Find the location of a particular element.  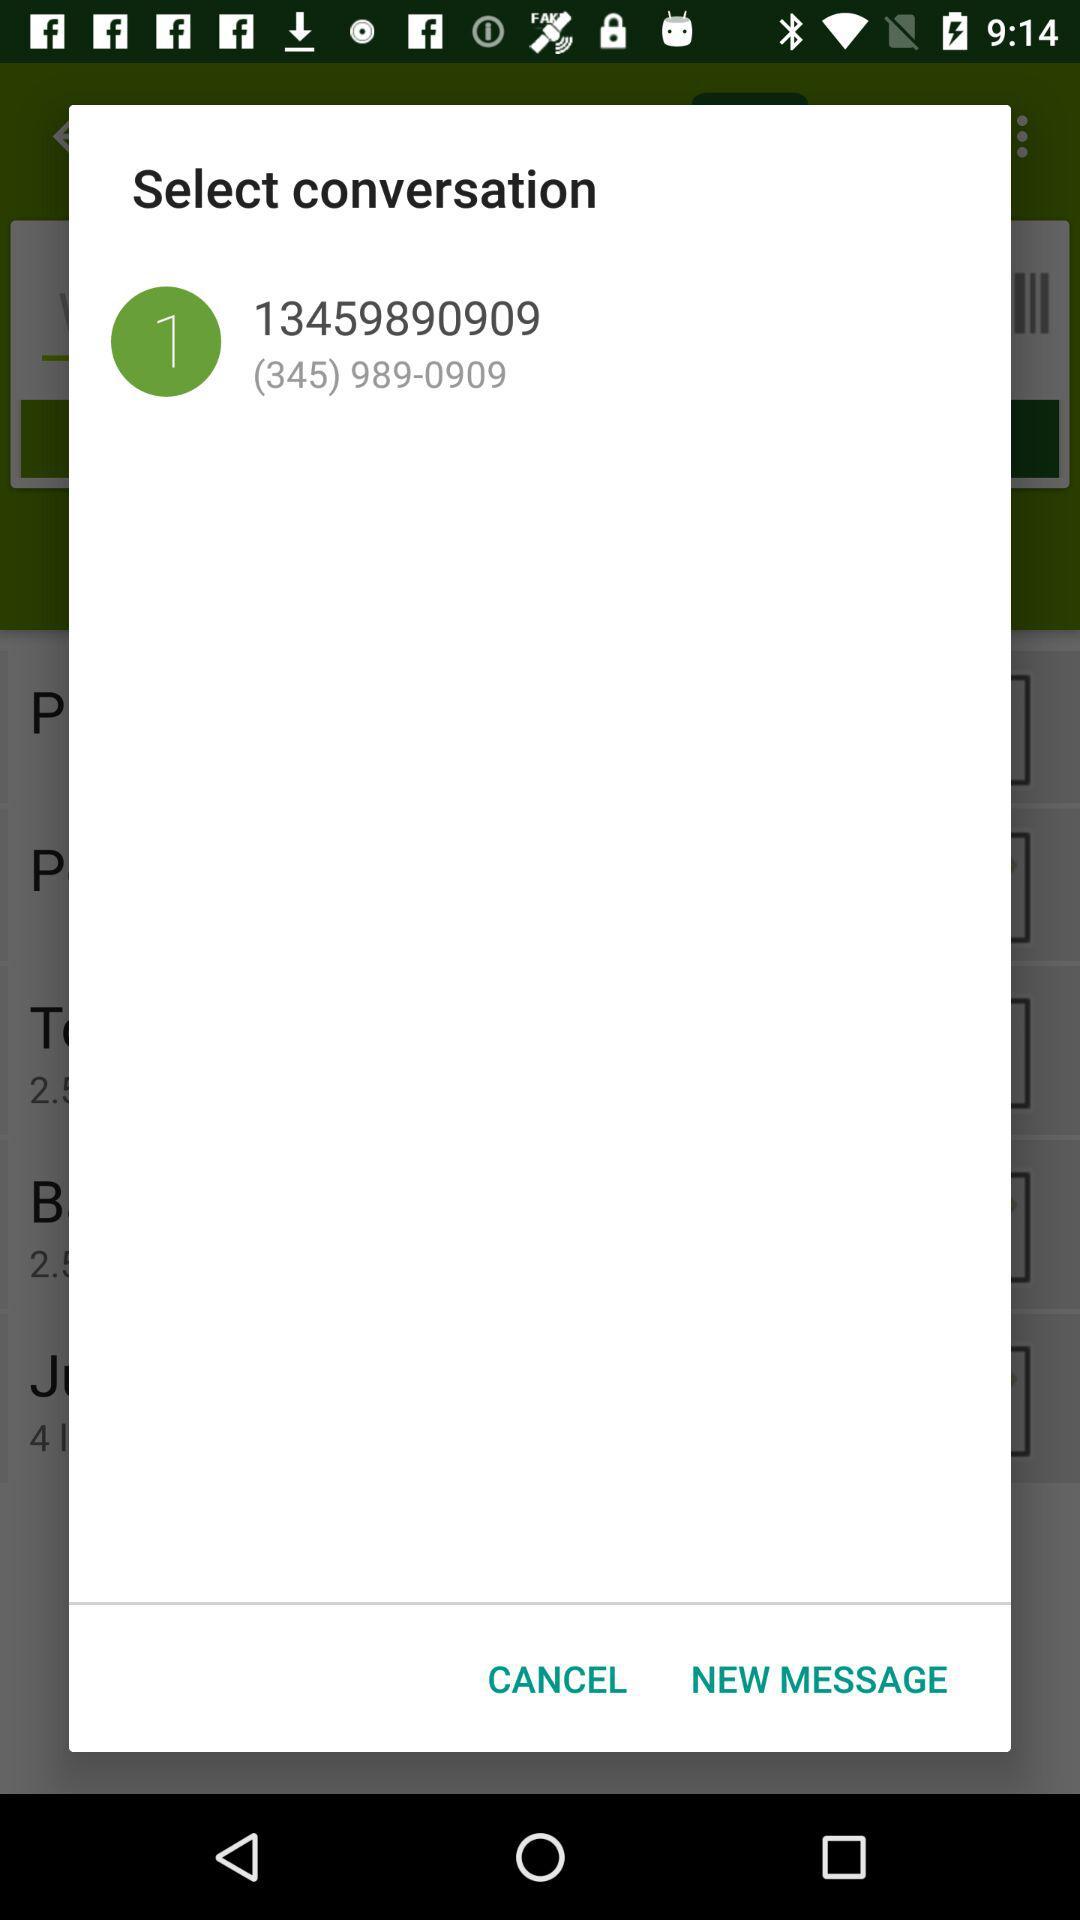

item below select conversation is located at coordinates (165, 341).